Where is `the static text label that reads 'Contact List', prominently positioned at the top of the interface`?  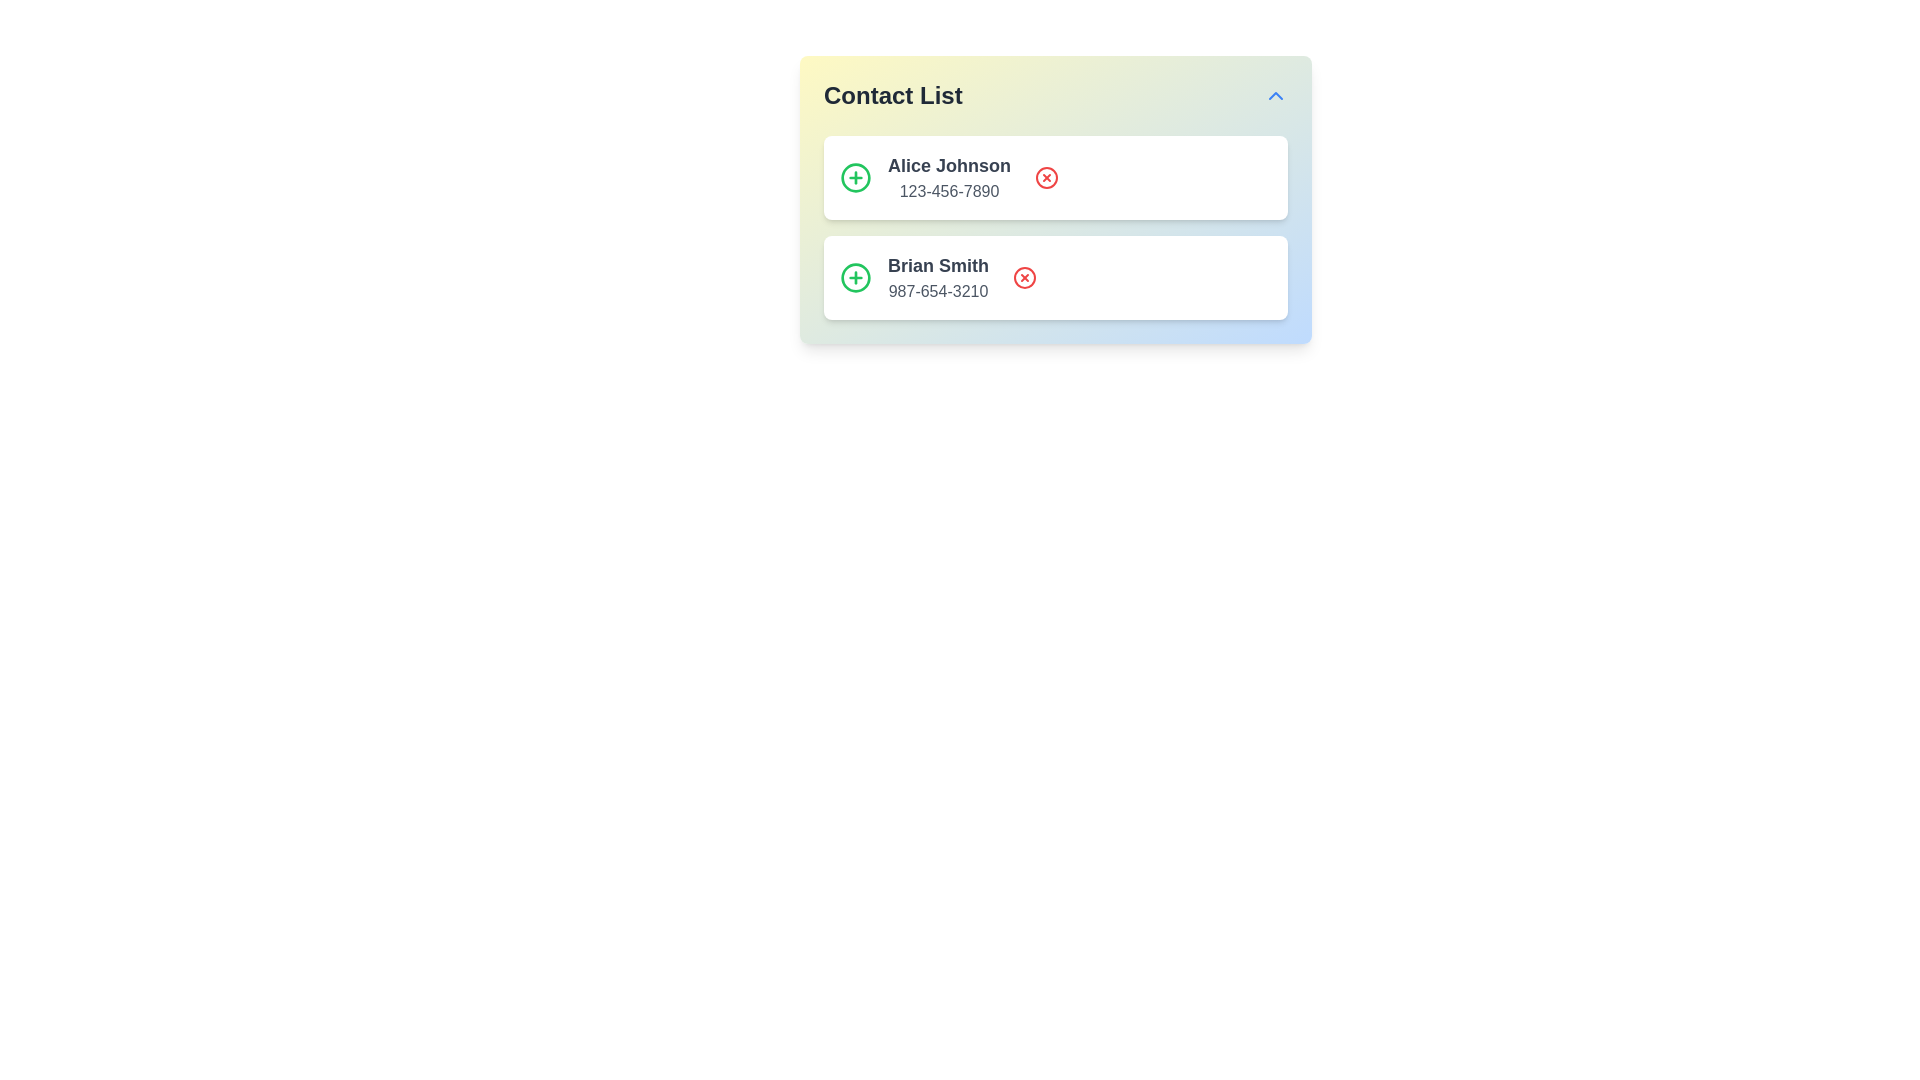 the static text label that reads 'Contact List', prominently positioned at the top of the interface is located at coordinates (892, 96).